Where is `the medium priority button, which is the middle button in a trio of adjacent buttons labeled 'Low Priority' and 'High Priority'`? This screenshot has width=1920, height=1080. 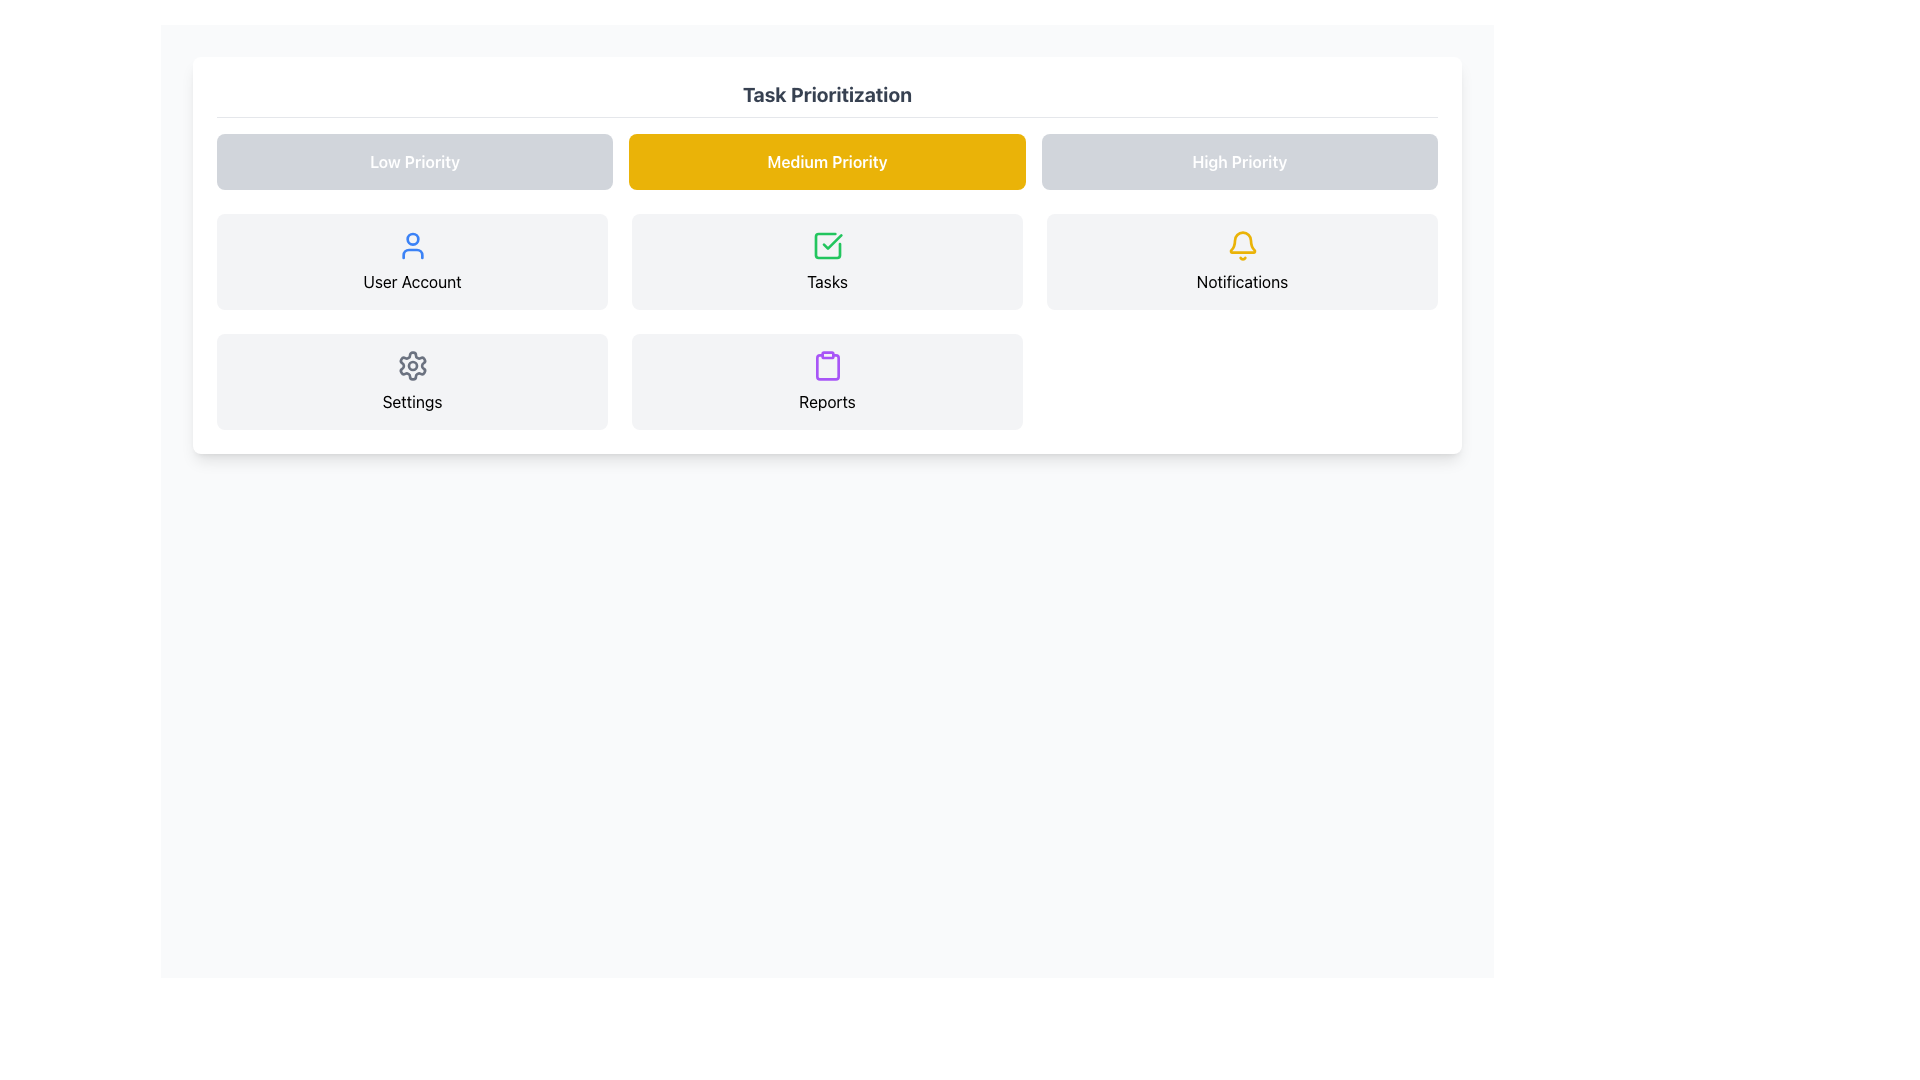 the medium priority button, which is the middle button in a trio of adjacent buttons labeled 'Low Priority' and 'High Priority' is located at coordinates (827, 161).